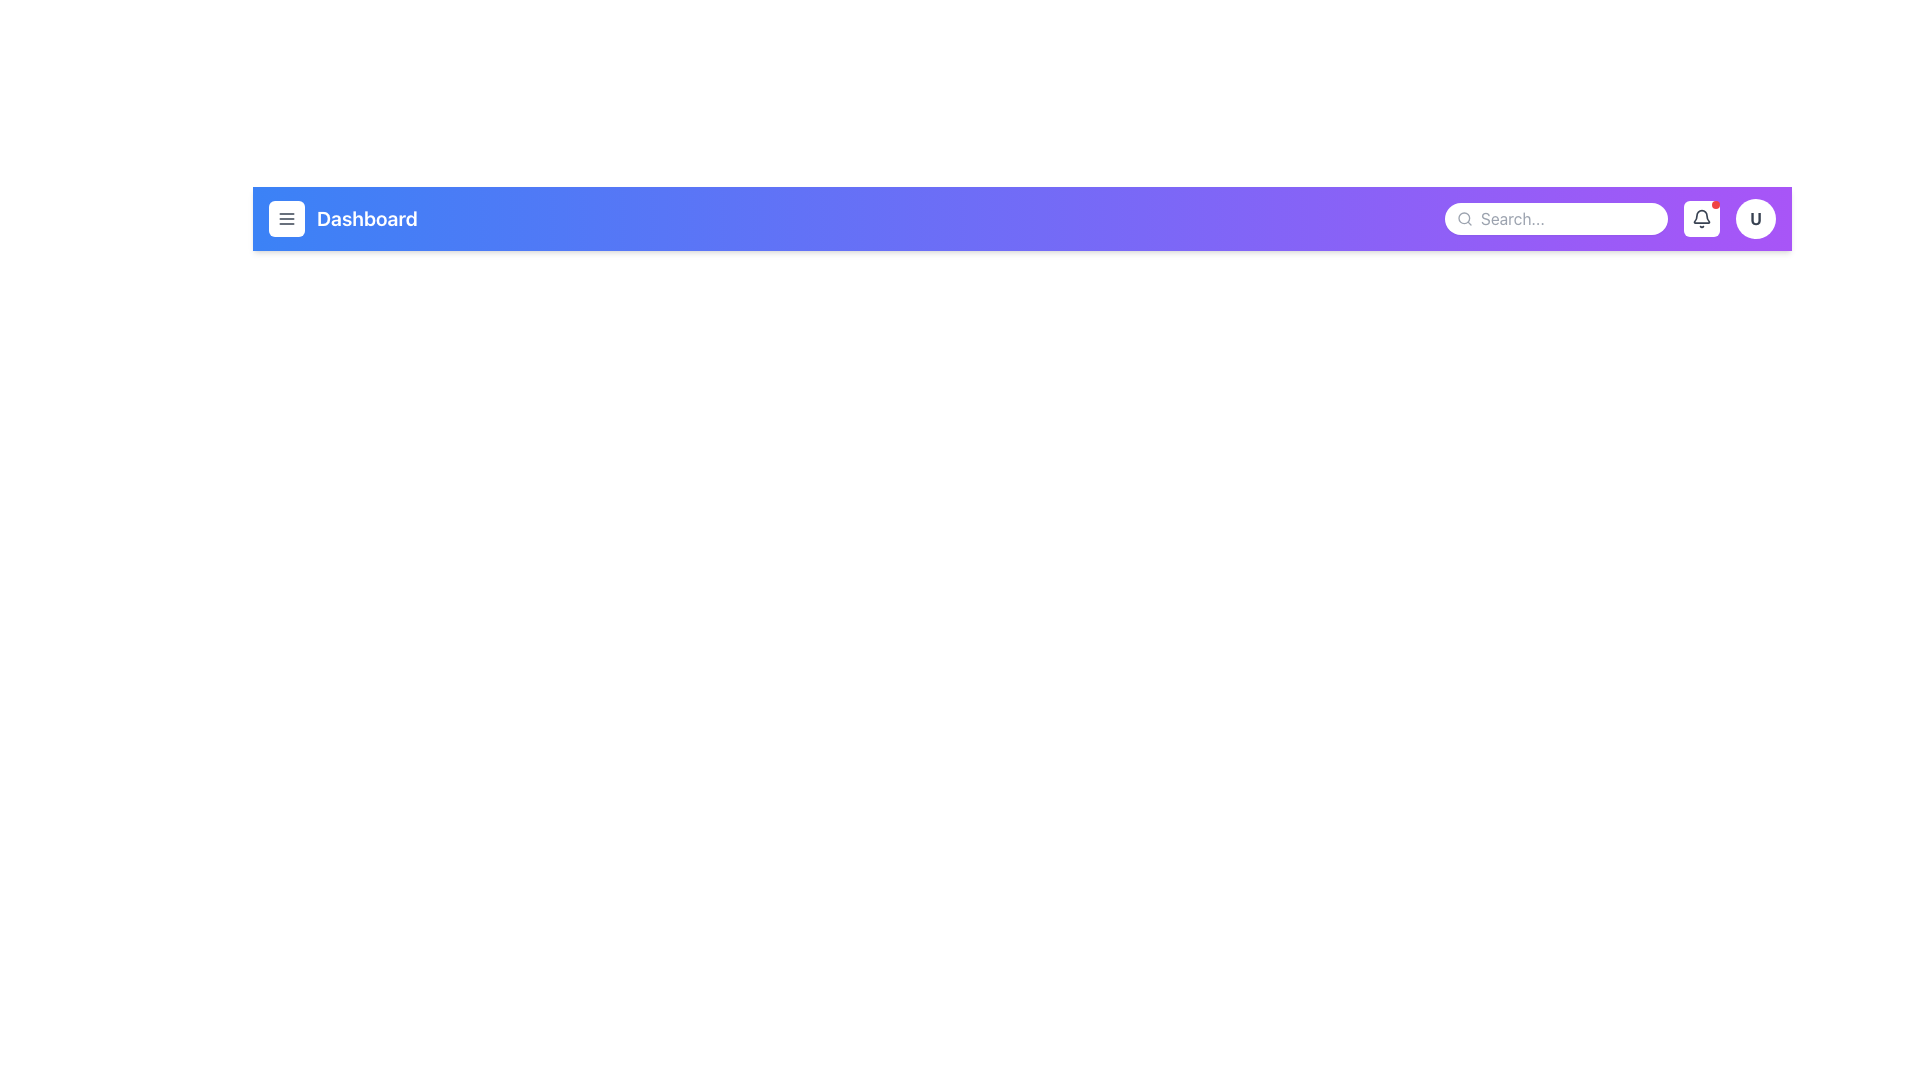  I want to click on the white circular button with a hamburger menu icon located on the left side of the header bar, so click(286, 219).